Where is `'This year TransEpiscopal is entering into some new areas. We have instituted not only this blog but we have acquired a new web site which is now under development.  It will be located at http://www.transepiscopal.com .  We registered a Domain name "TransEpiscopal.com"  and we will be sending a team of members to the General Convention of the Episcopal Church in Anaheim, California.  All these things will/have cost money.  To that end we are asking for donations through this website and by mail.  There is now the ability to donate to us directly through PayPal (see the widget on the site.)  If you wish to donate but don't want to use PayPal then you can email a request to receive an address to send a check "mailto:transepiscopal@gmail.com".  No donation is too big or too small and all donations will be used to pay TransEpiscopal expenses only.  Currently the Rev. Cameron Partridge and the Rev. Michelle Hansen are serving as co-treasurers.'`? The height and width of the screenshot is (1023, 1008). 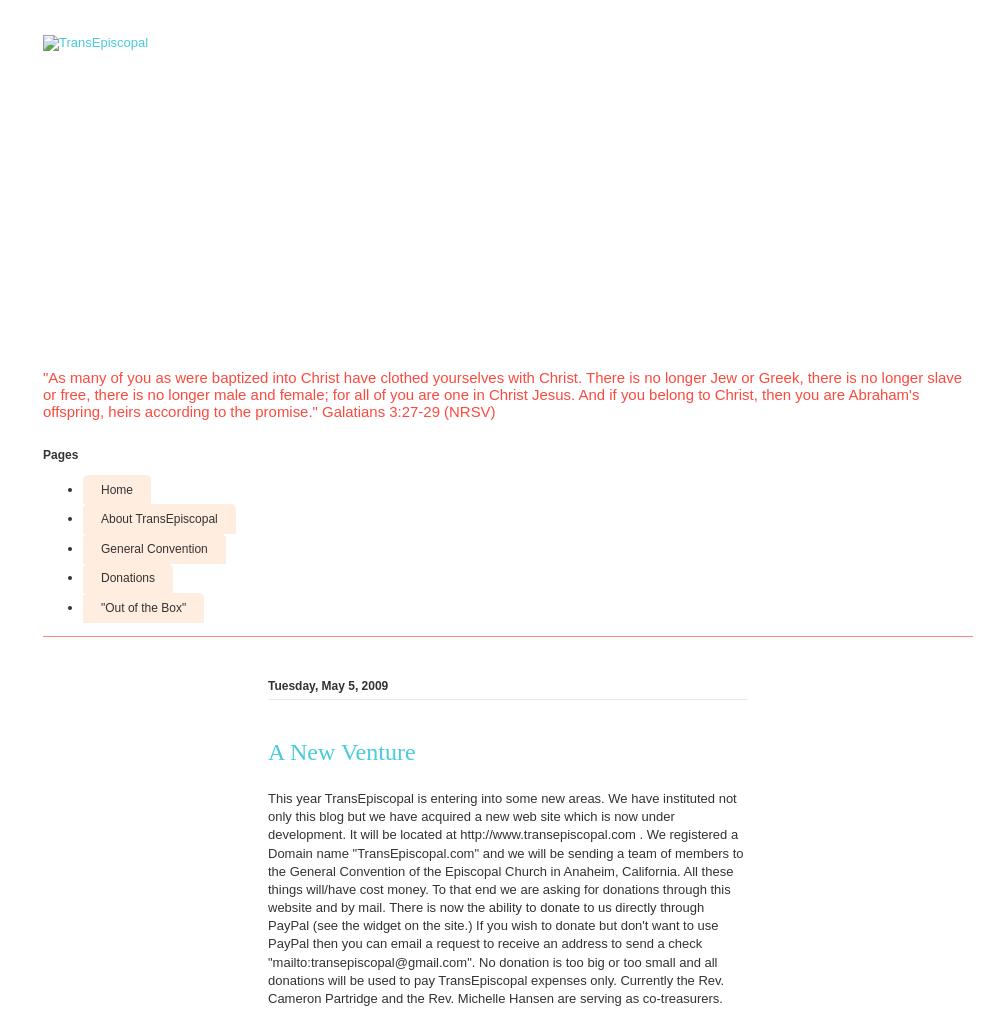 'This year TransEpiscopal is entering into some new areas. We have instituted not only this blog but we have acquired a new web site which is now under development.  It will be located at http://www.transepiscopal.com .  We registered a Domain name "TransEpiscopal.com"  and we will be sending a team of members to the General Convention of the Episcopal Church in Anaheim, California.  All these things will/have cost money.  To that end we are asking for donations through this website and by mail.  There is now the ability to donate to us directly through PayPal (see the widget on the site.)  If you wish to donate but don't want to use PayPal then you can email a request to receive an address to send a check "mailto:transepiscopal@gmail.com".  No donation is too big or too small and all donations will be used to pay TransEpiscopal expenses only.  Currently the Rev. Cameron Partridge and the Rev. Michelle Hansen are serving as co-treasurers.' is located at coordinates (505, 897).